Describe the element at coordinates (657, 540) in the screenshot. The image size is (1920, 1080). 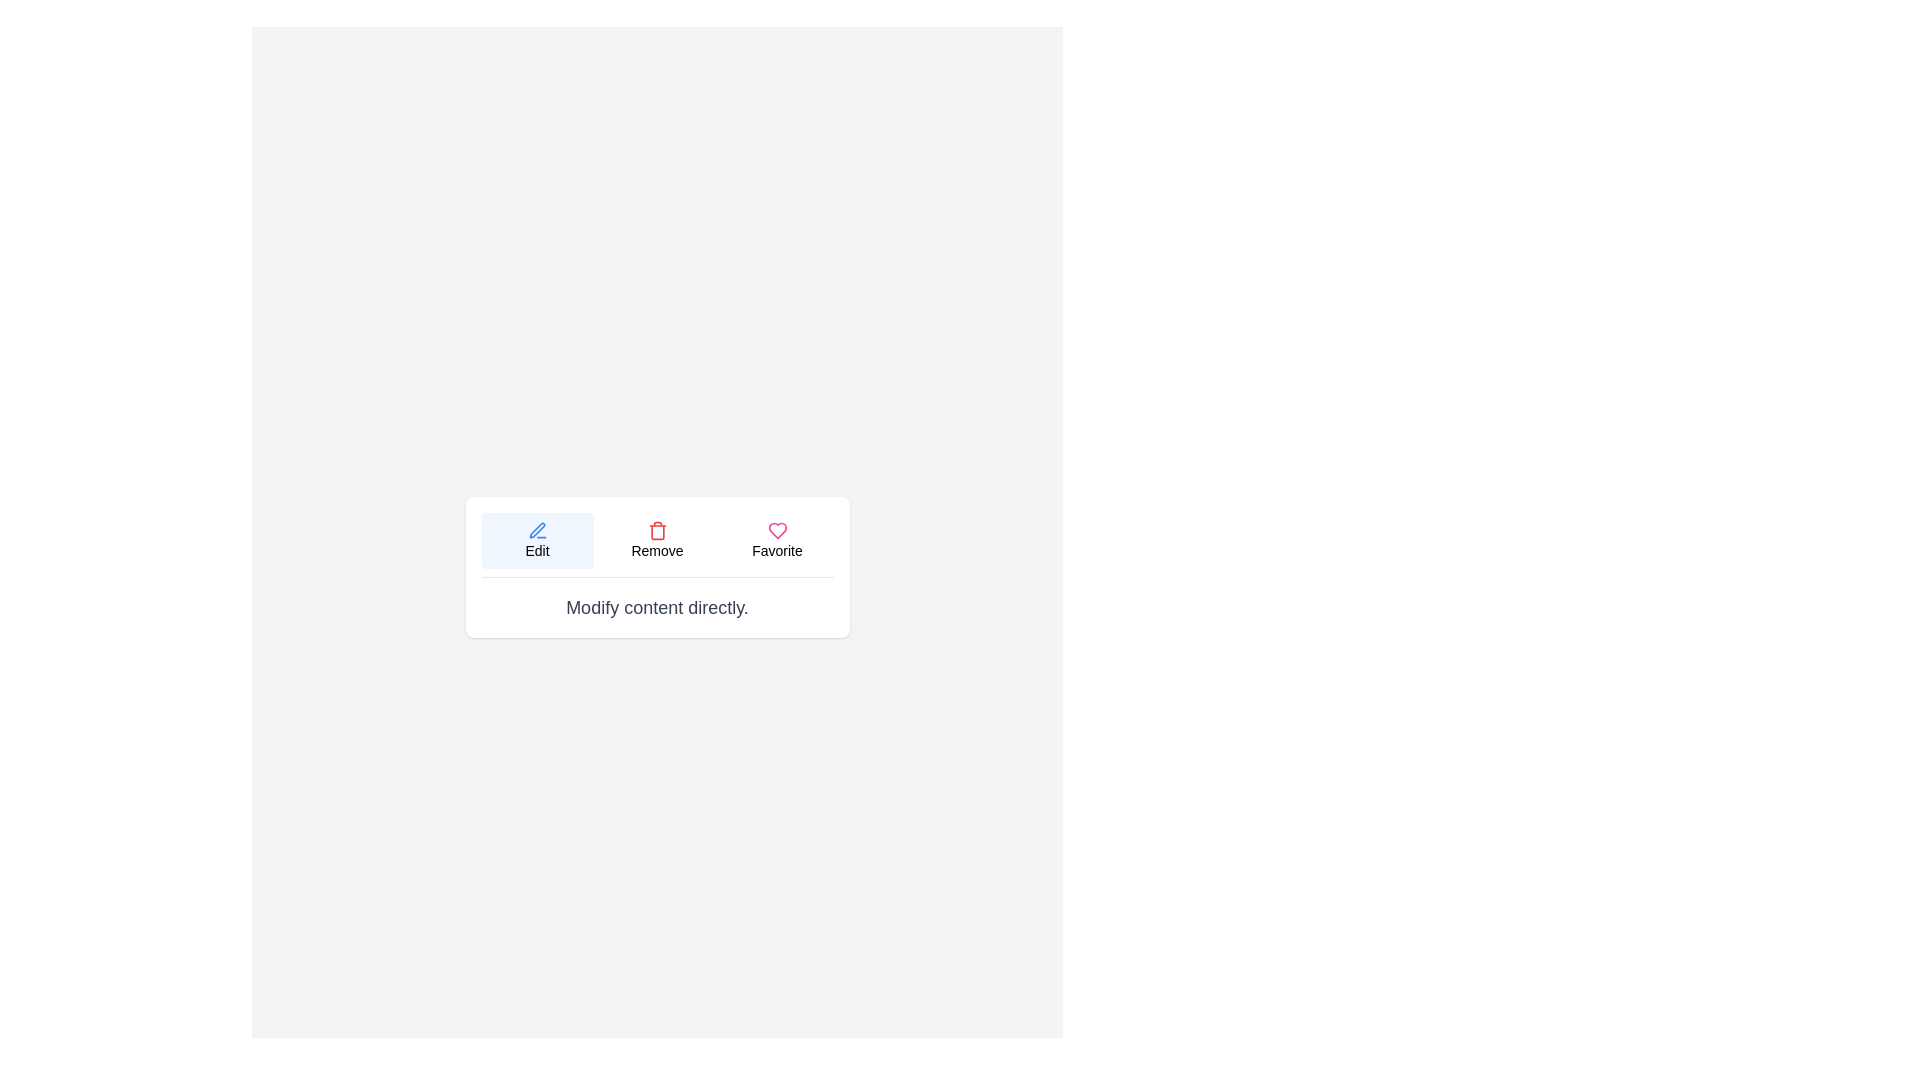
I see `the Remove tab to select it` at that location.